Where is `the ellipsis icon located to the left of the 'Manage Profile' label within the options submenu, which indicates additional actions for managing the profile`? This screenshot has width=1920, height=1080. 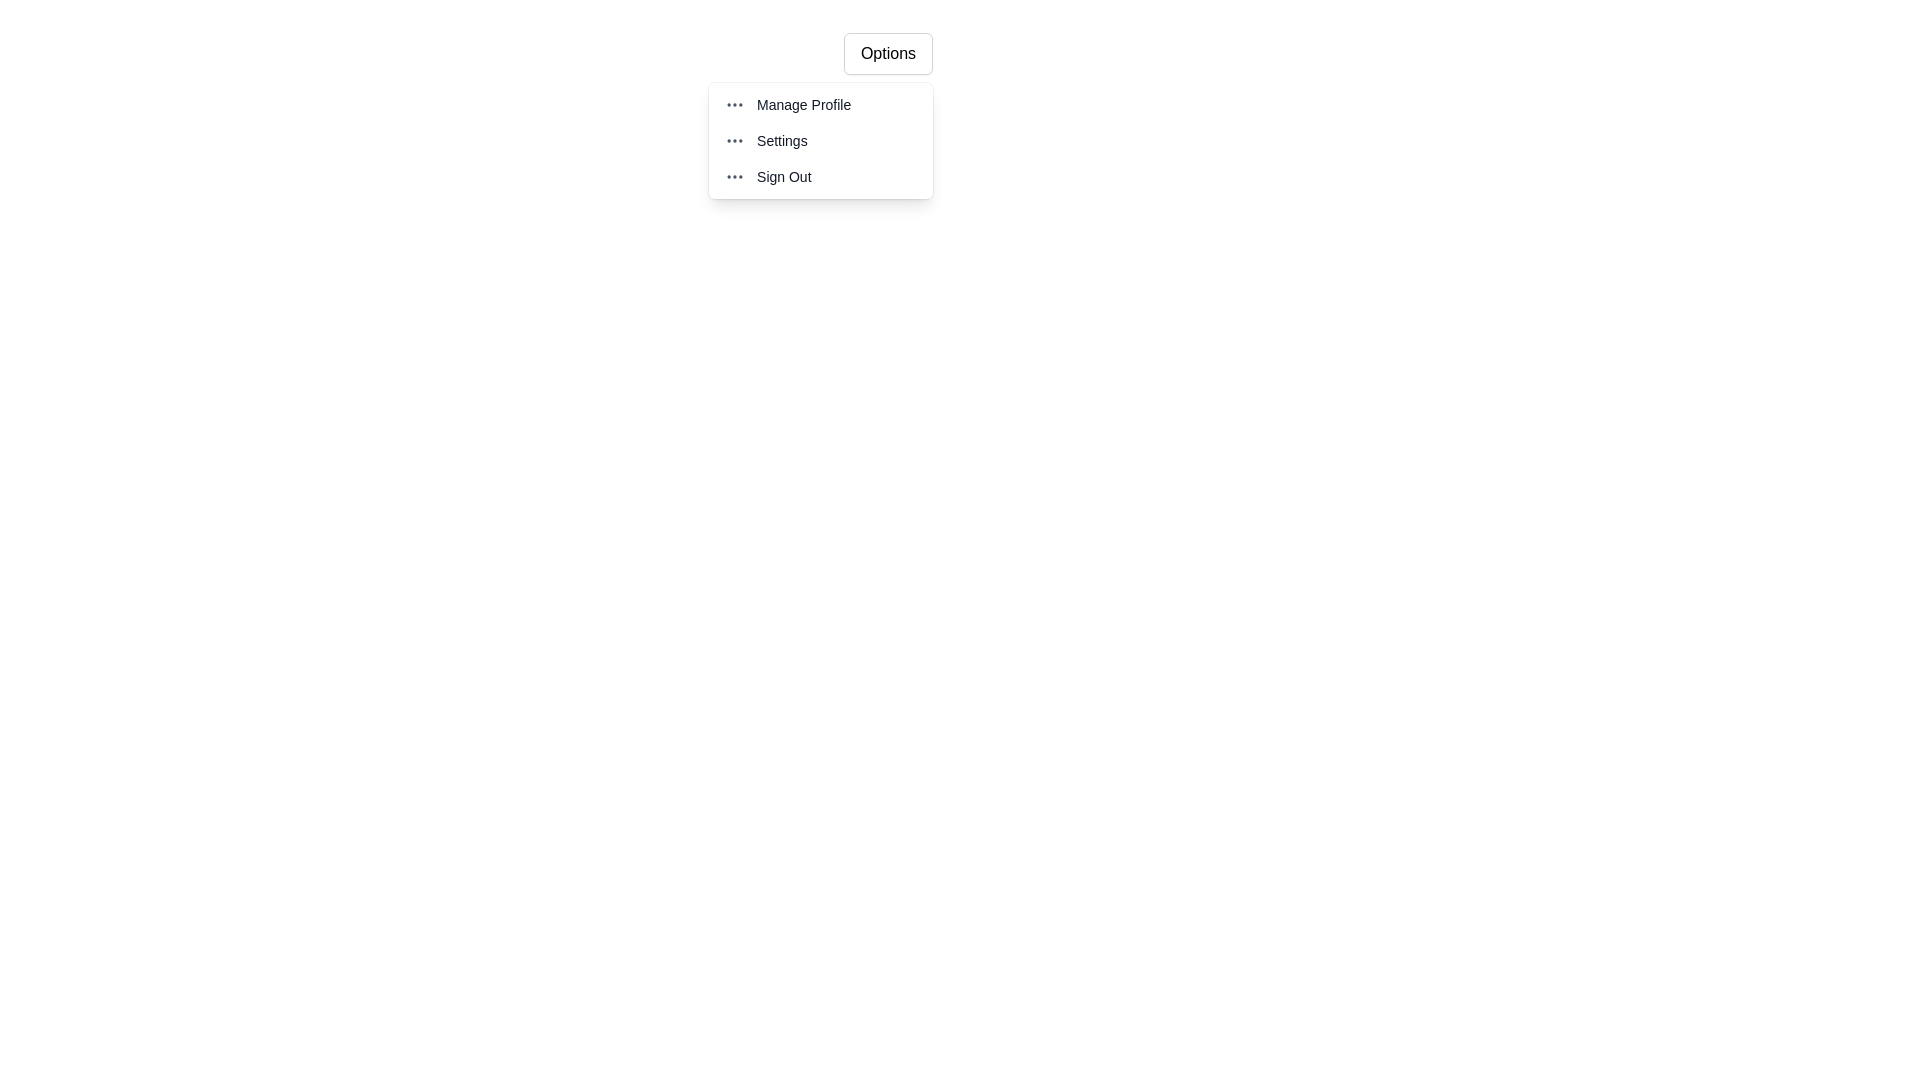 the ellipsis icon located to the left of the 'Manage Profile' label within the options submenu, which indicates additional actions for managing the profile is located at coordinates (733, 104).